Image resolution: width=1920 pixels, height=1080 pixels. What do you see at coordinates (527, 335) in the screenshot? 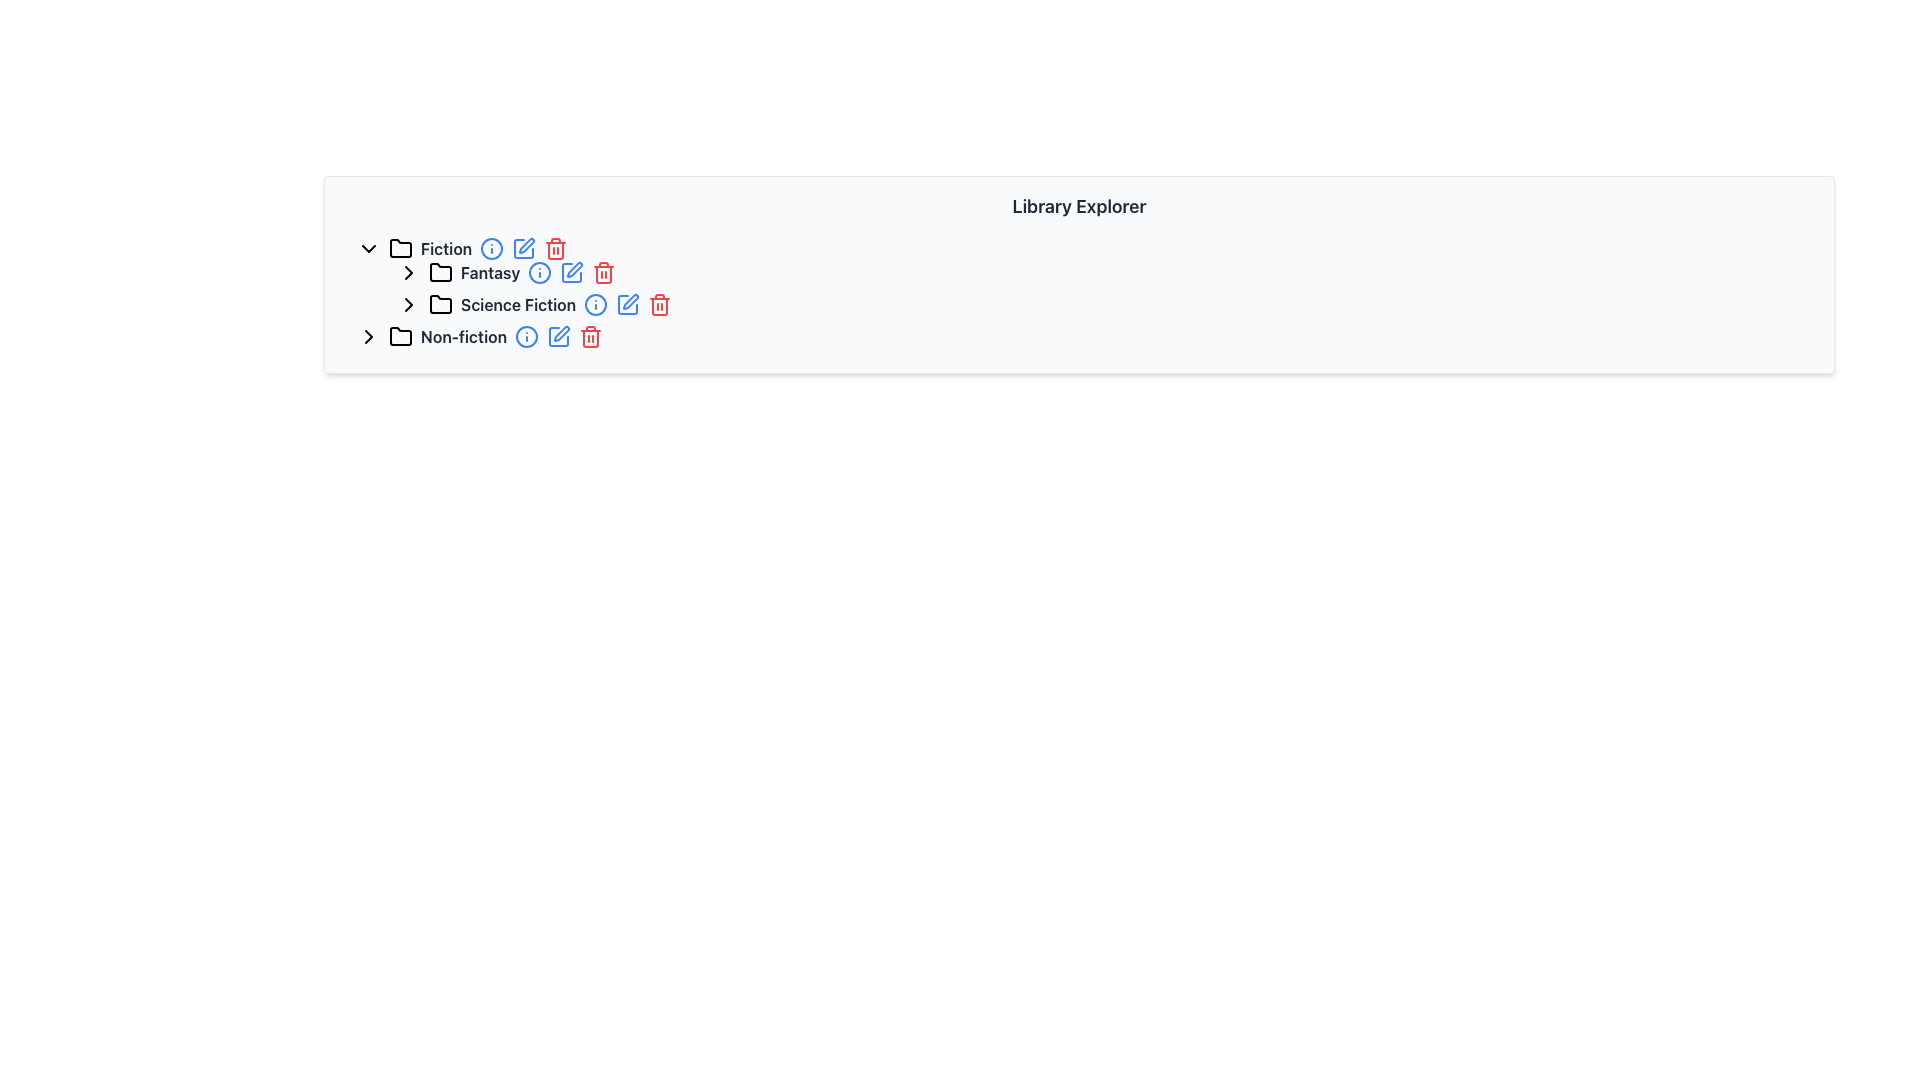
I see `the information button next to the 'Non-fiction' text label` at bounding box center [527, 335].